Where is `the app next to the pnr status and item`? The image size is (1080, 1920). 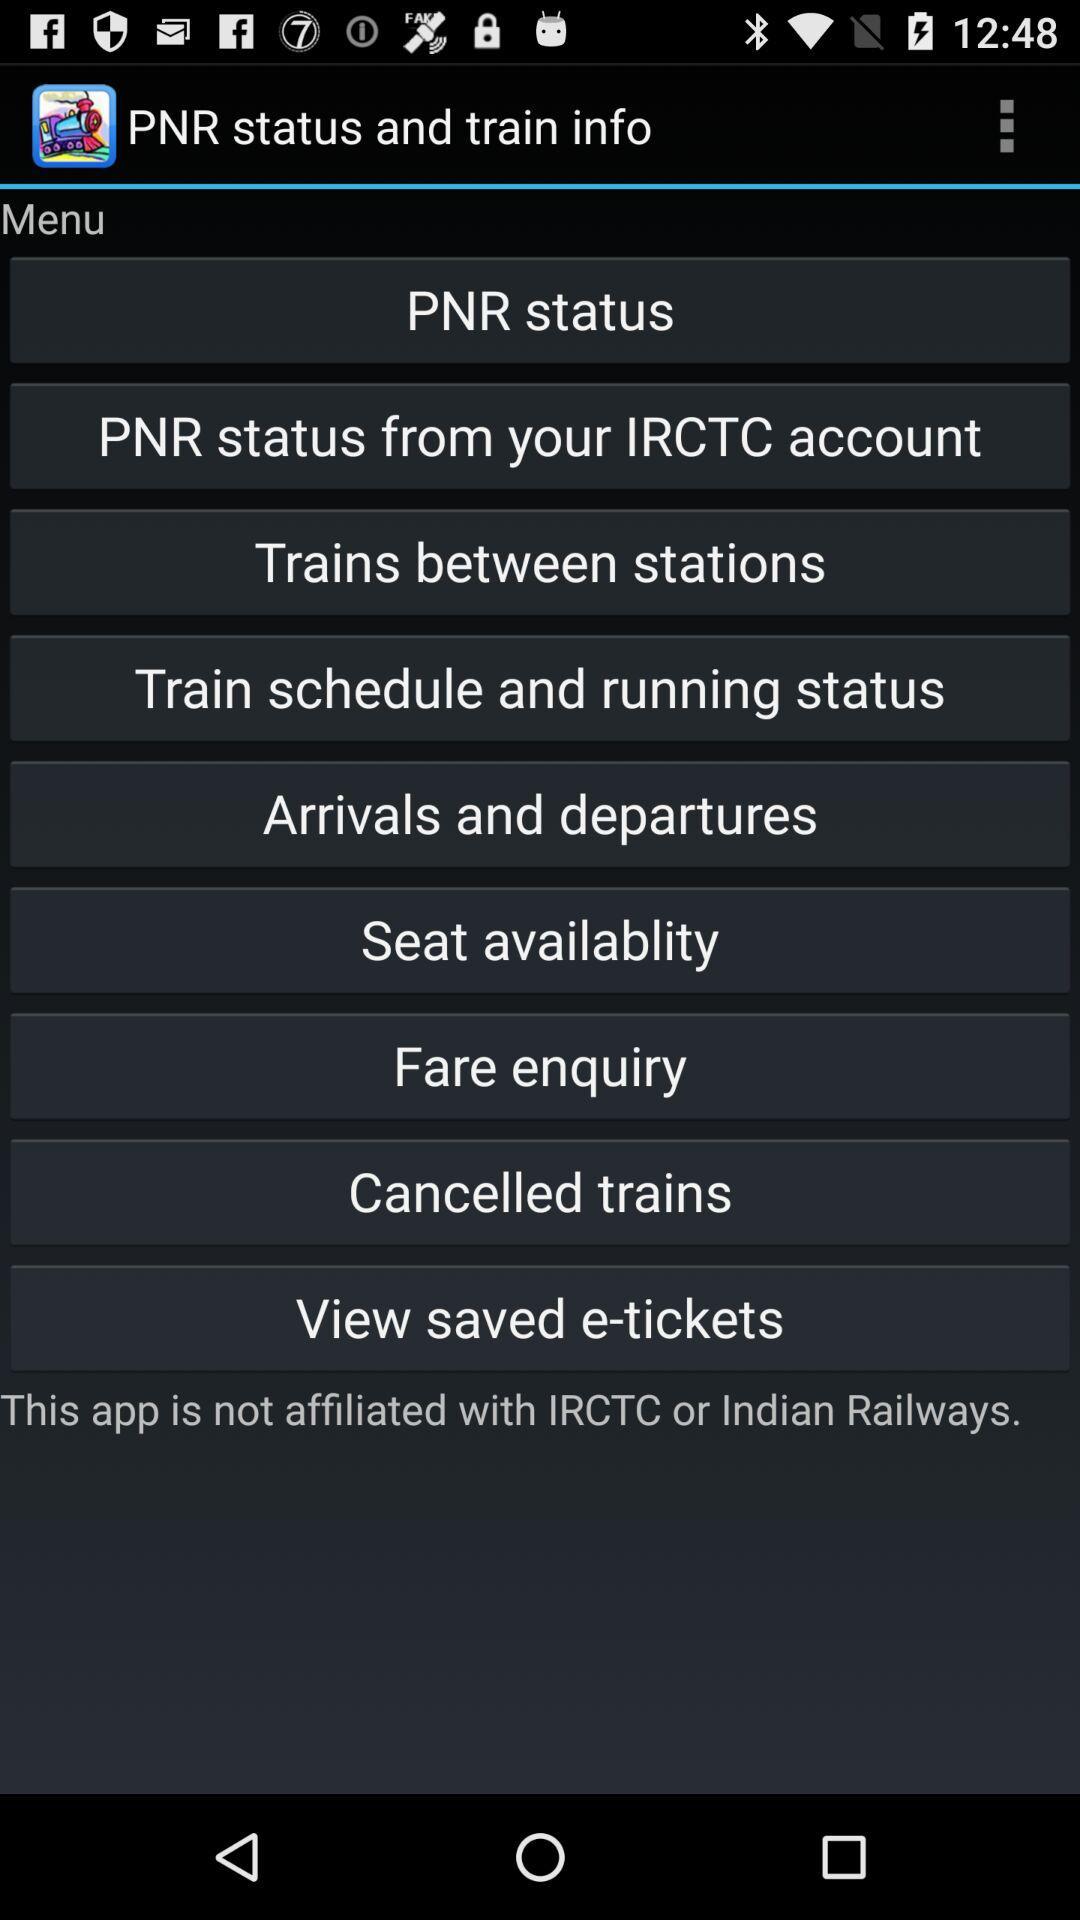 the app next to the pnr status and item is located at coordinates (1006, 124).